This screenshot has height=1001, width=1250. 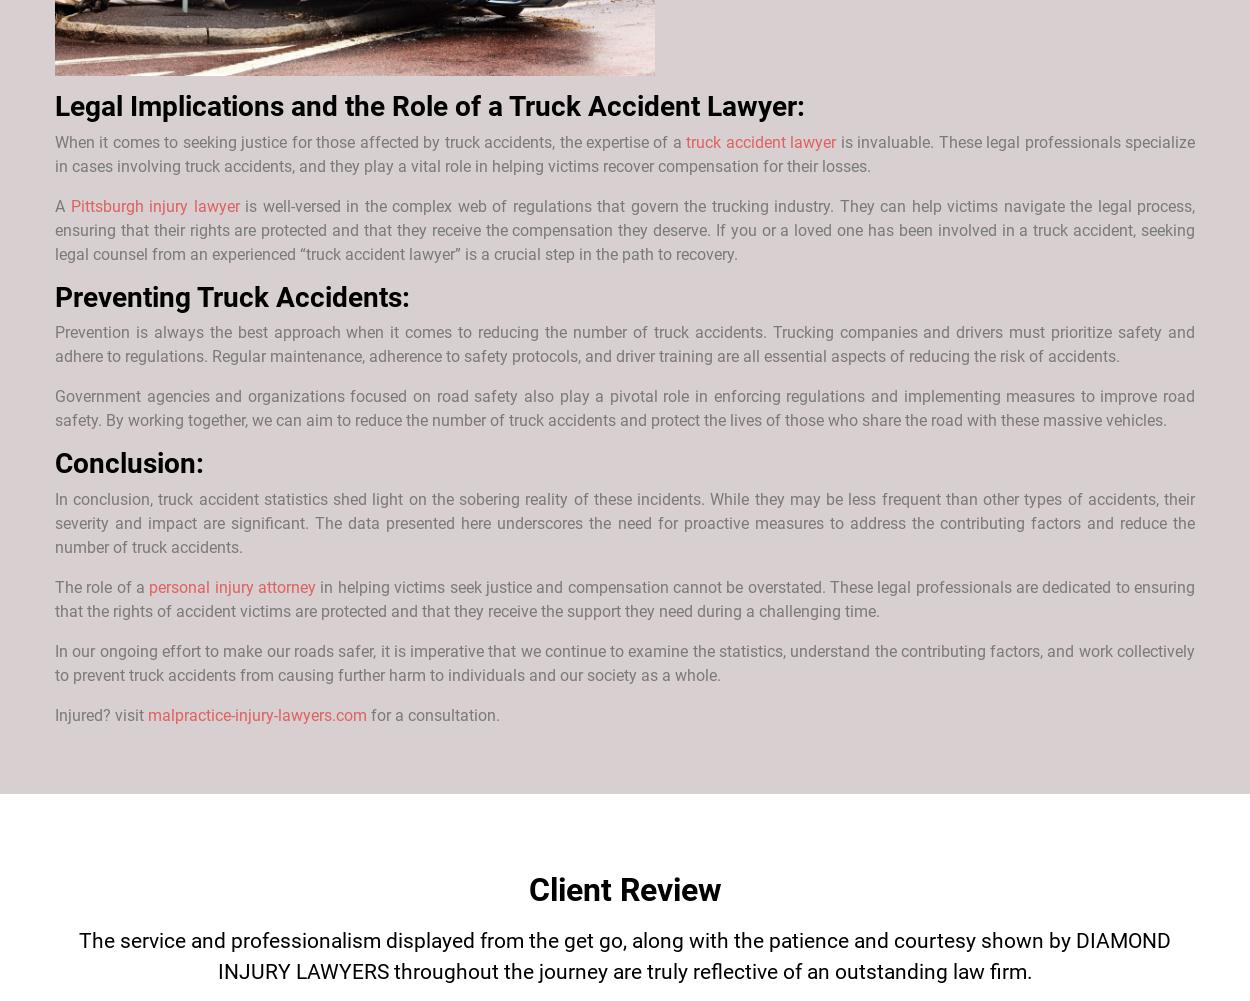 I want to click on 'Injured? visit', so click(x=100, y=715).